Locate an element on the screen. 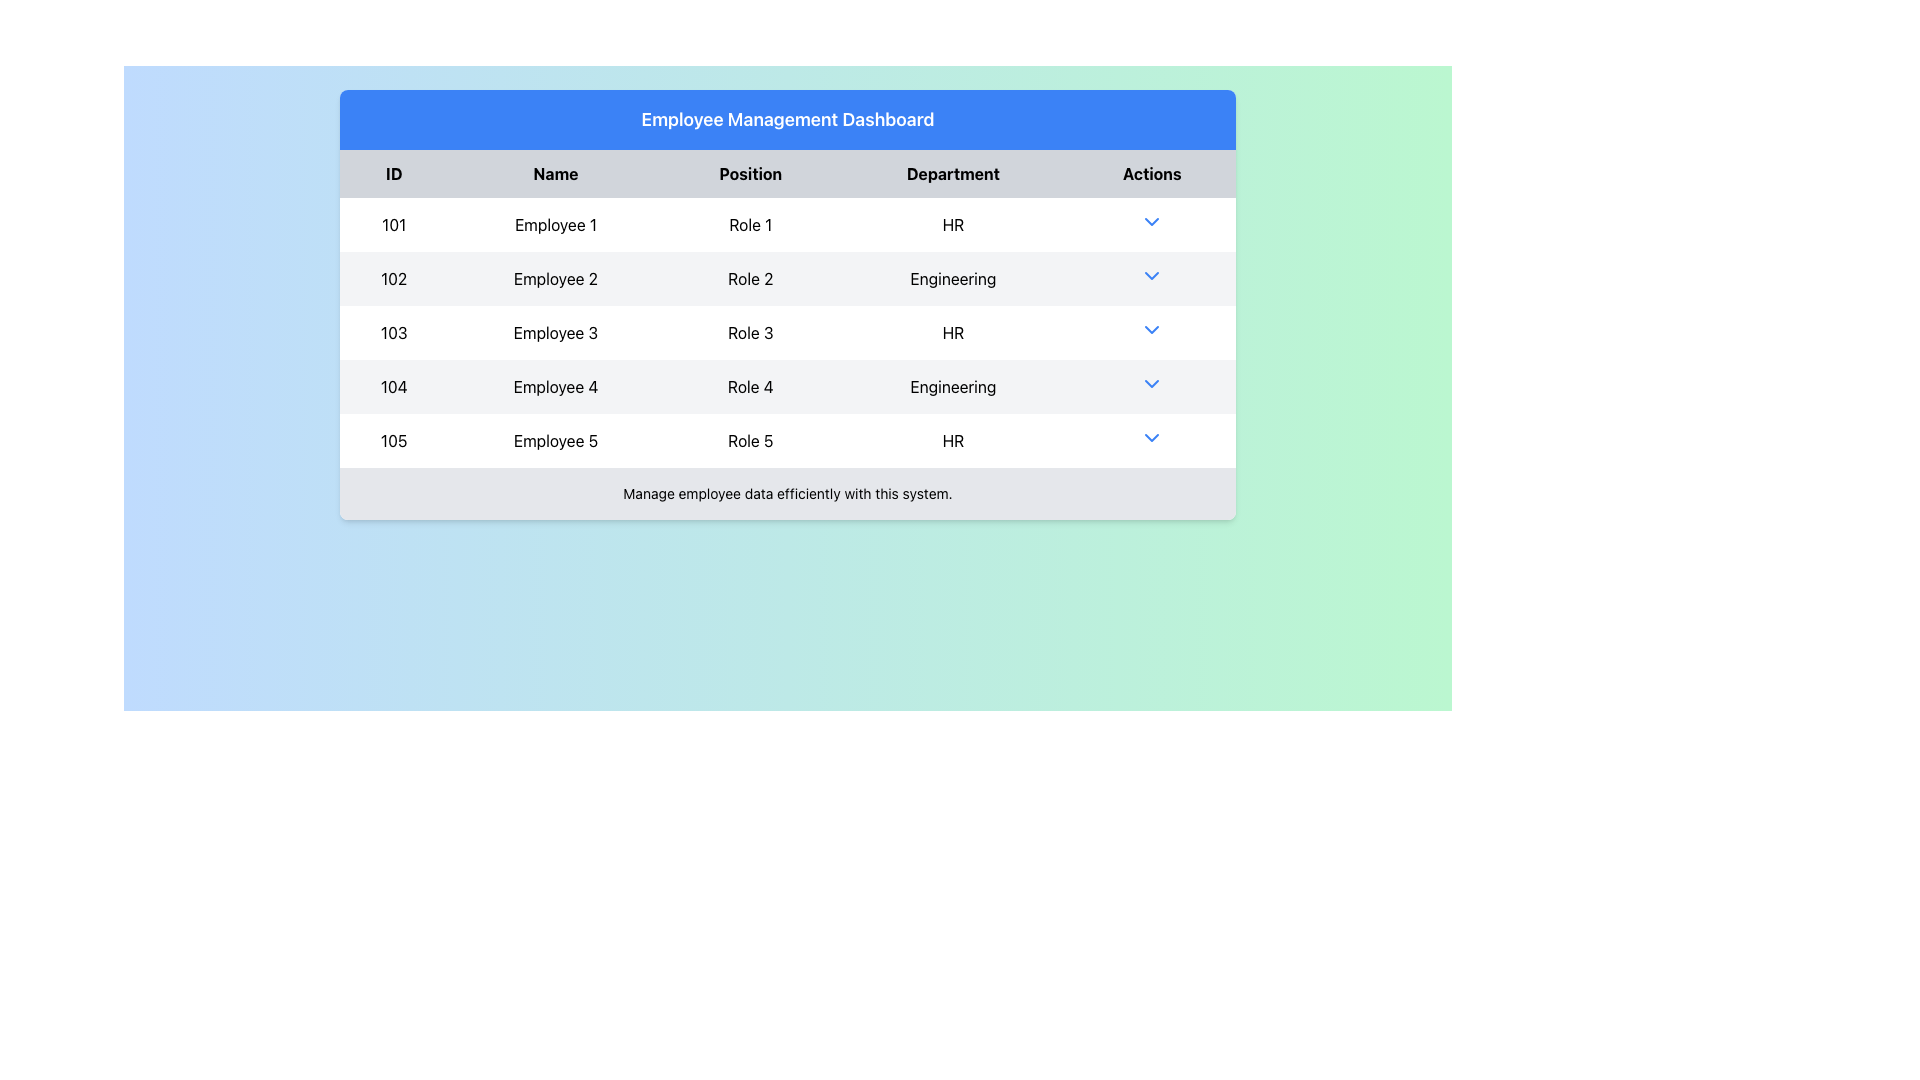 Image resolution: width=1920 pixels, height=1080 pixels. the text-based display element showing 'Role 5' in the fifth row under the 'Position' column of the Employee Management Dashboard is located at coordinates (749, 439).